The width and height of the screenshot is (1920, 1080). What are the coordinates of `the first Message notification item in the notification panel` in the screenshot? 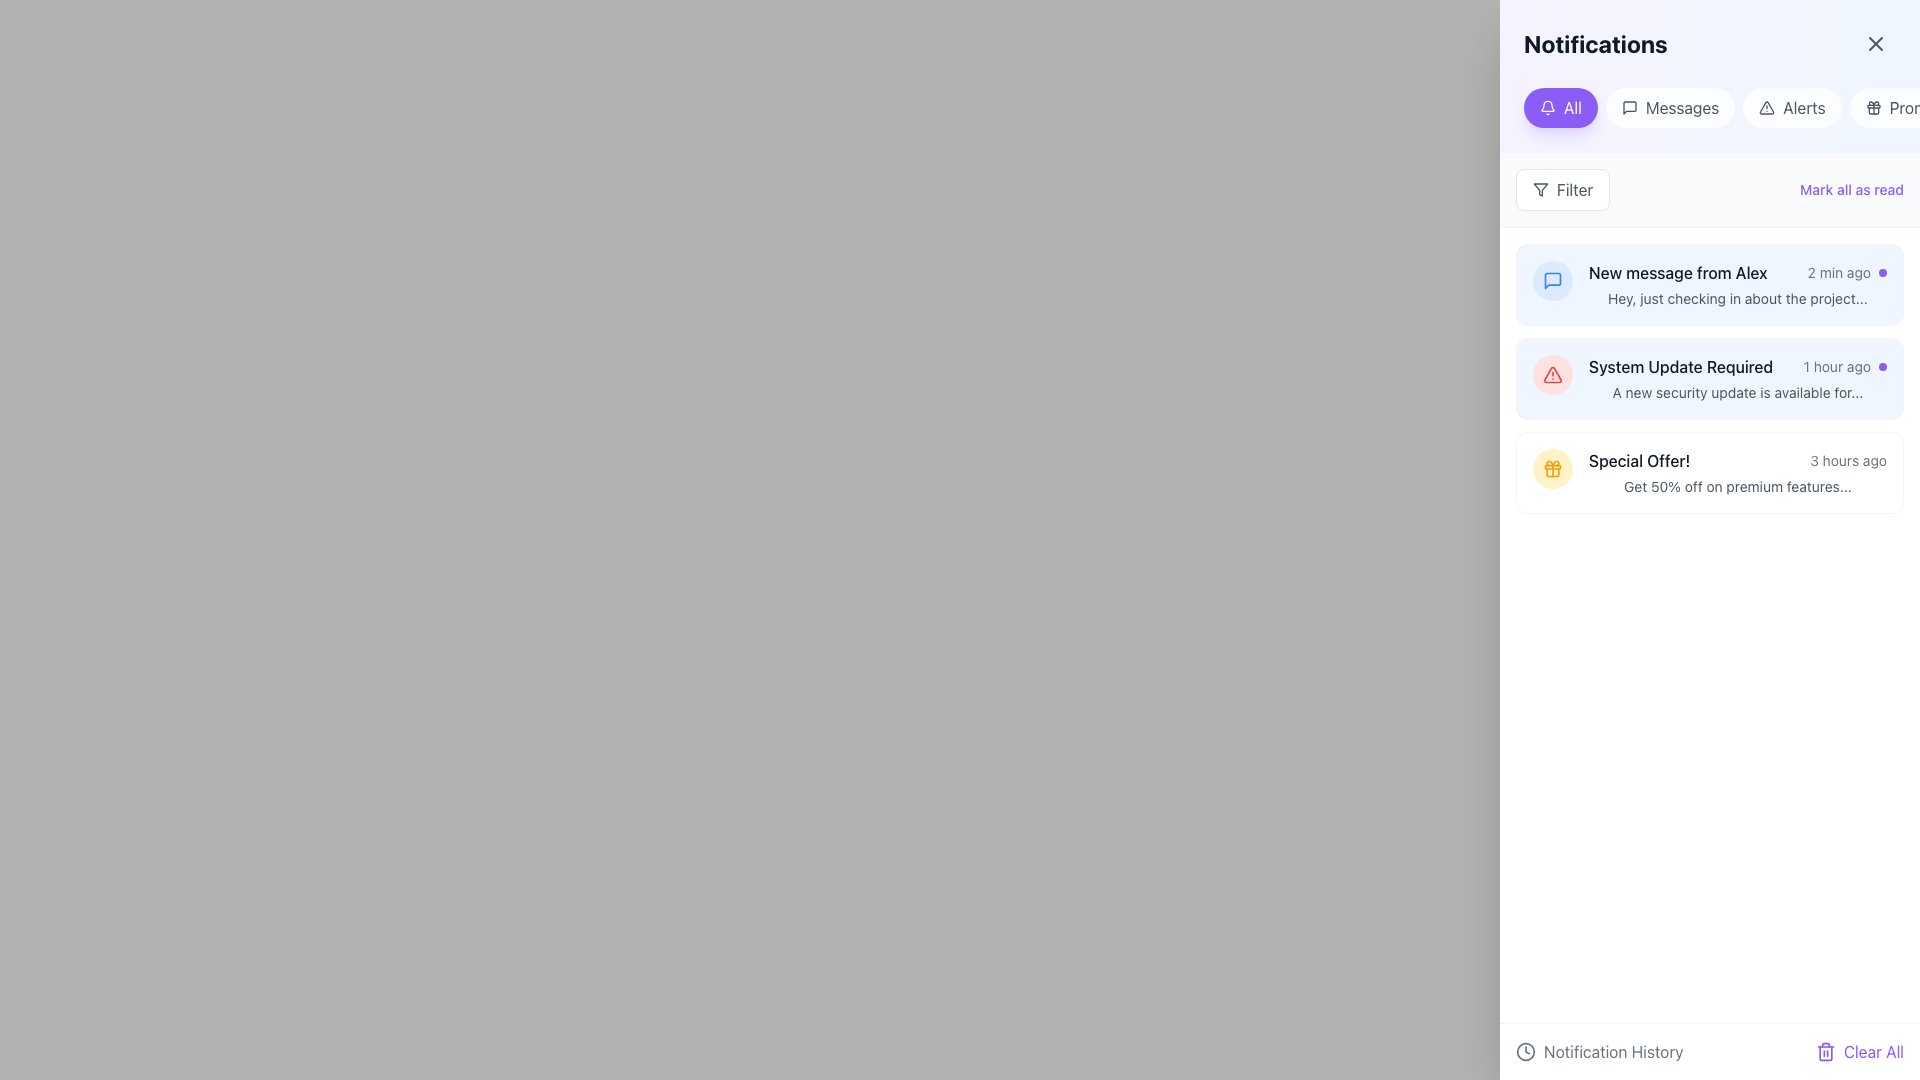 It's located at (1736, 285).